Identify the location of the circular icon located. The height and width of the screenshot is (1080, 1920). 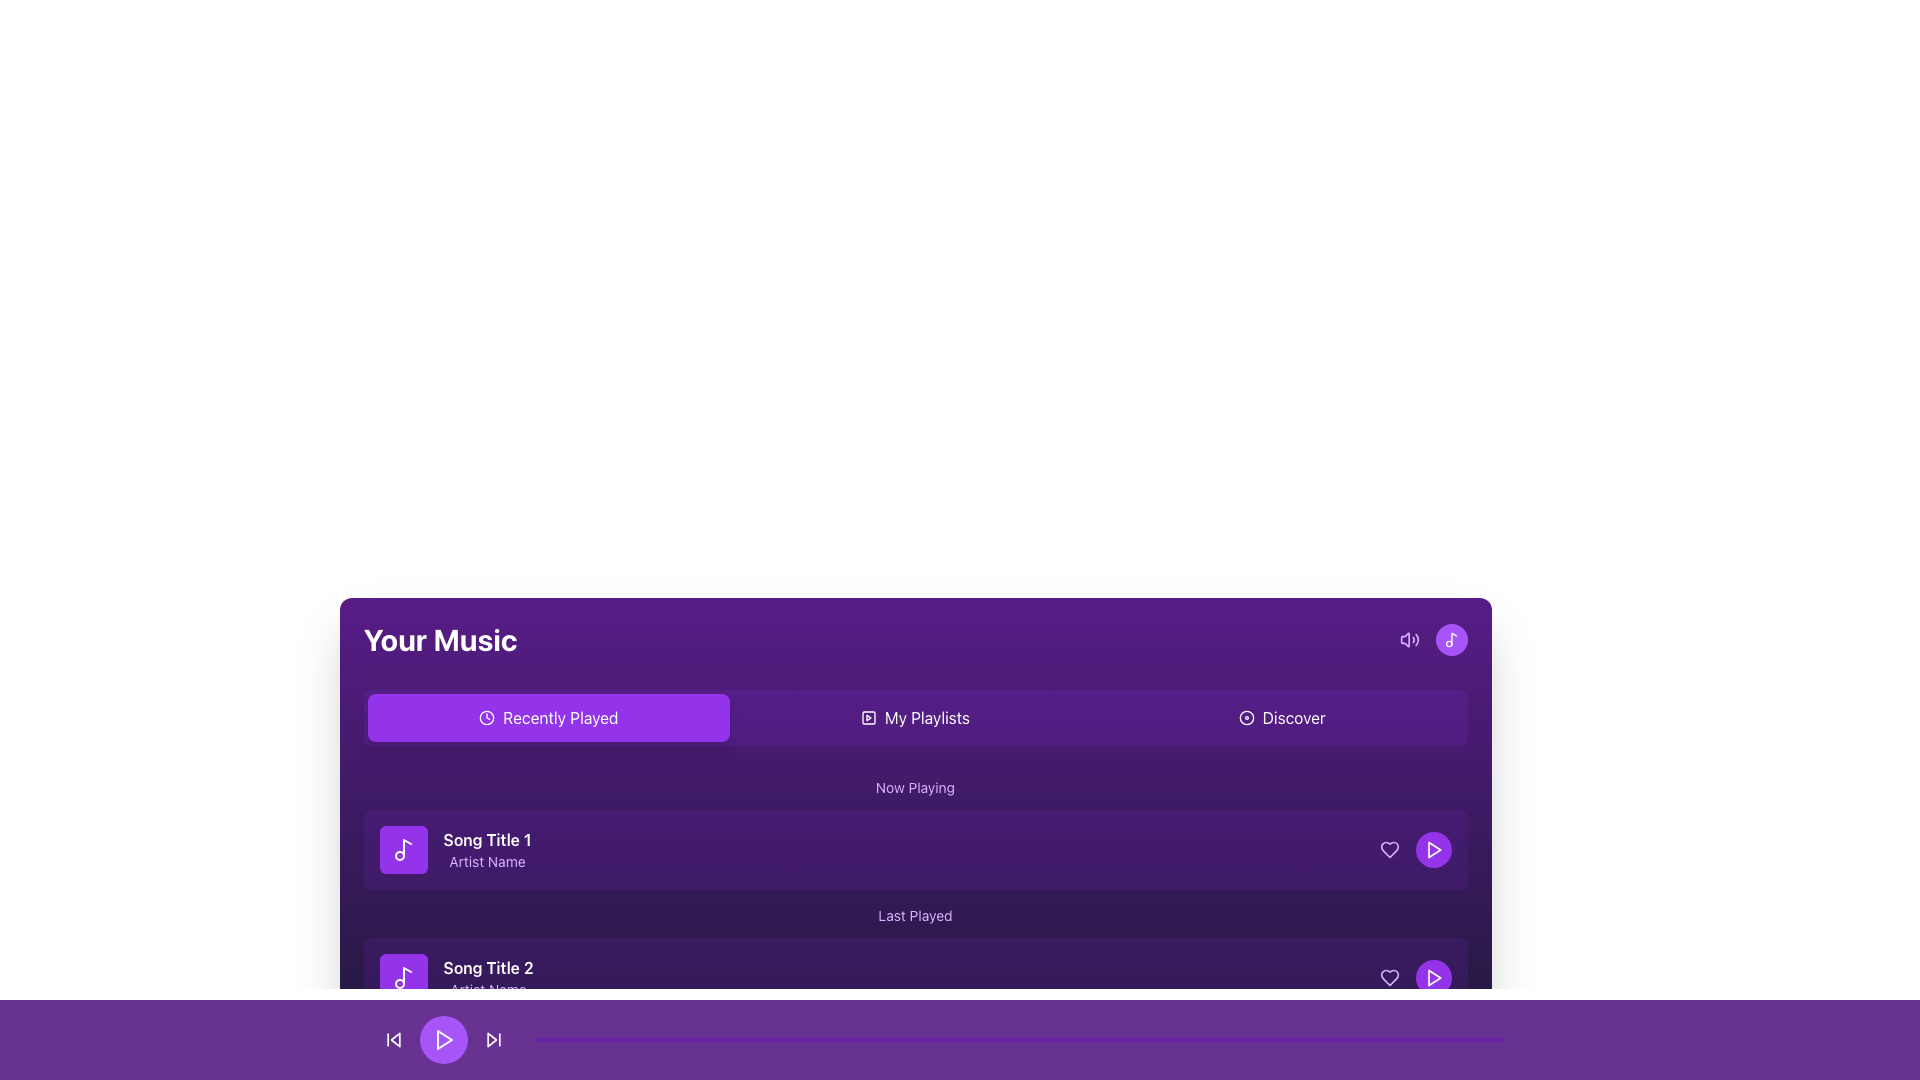
(1245, 716).